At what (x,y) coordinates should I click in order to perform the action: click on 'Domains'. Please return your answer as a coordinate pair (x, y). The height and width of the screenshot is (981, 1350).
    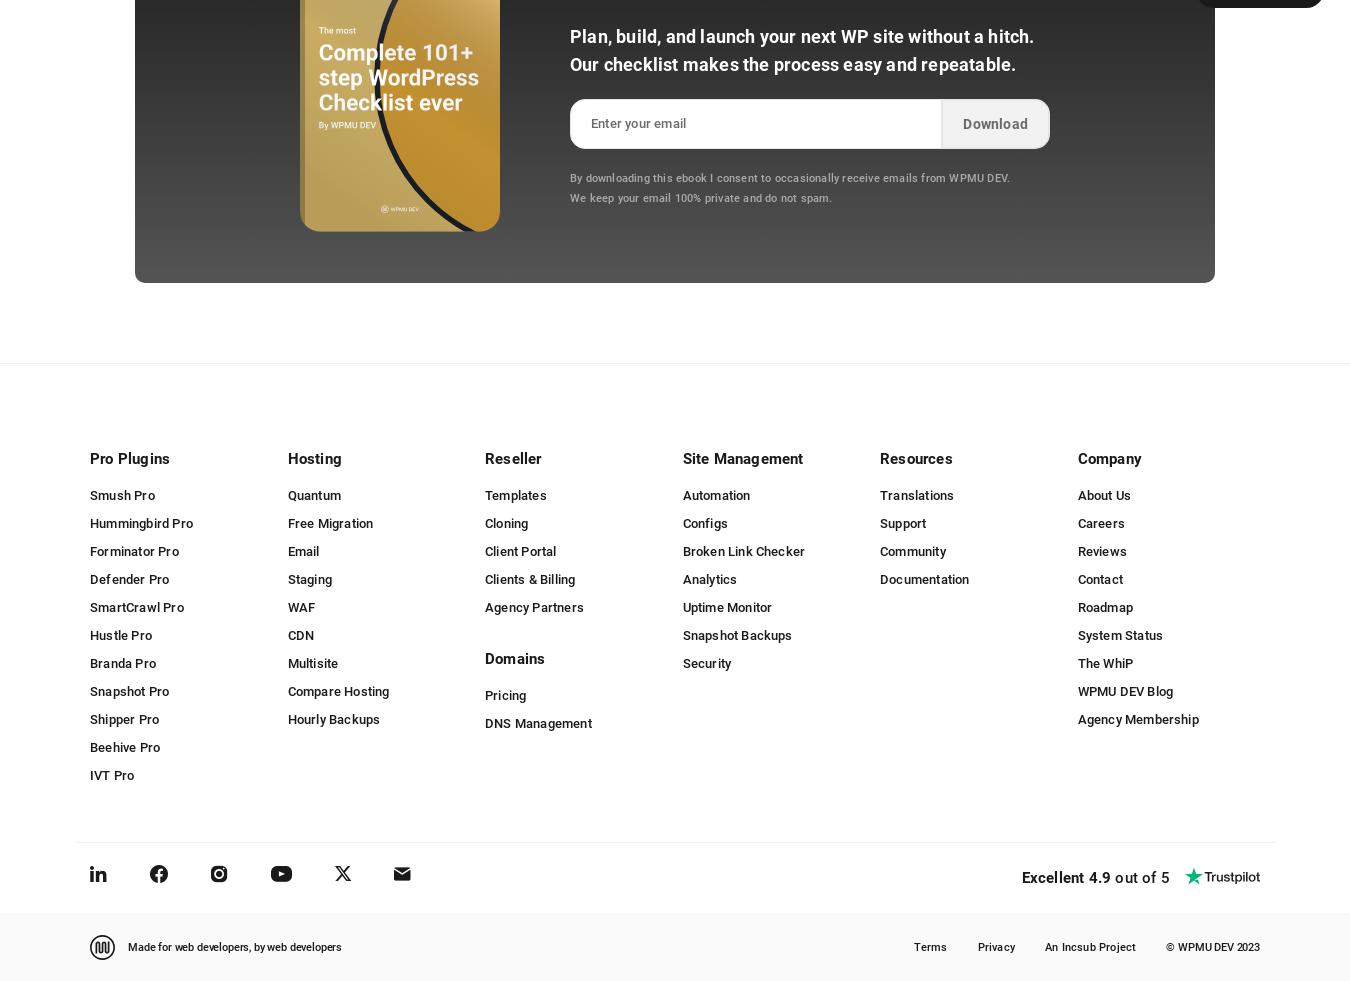
    Looking at the image, I should click on (514, 659).